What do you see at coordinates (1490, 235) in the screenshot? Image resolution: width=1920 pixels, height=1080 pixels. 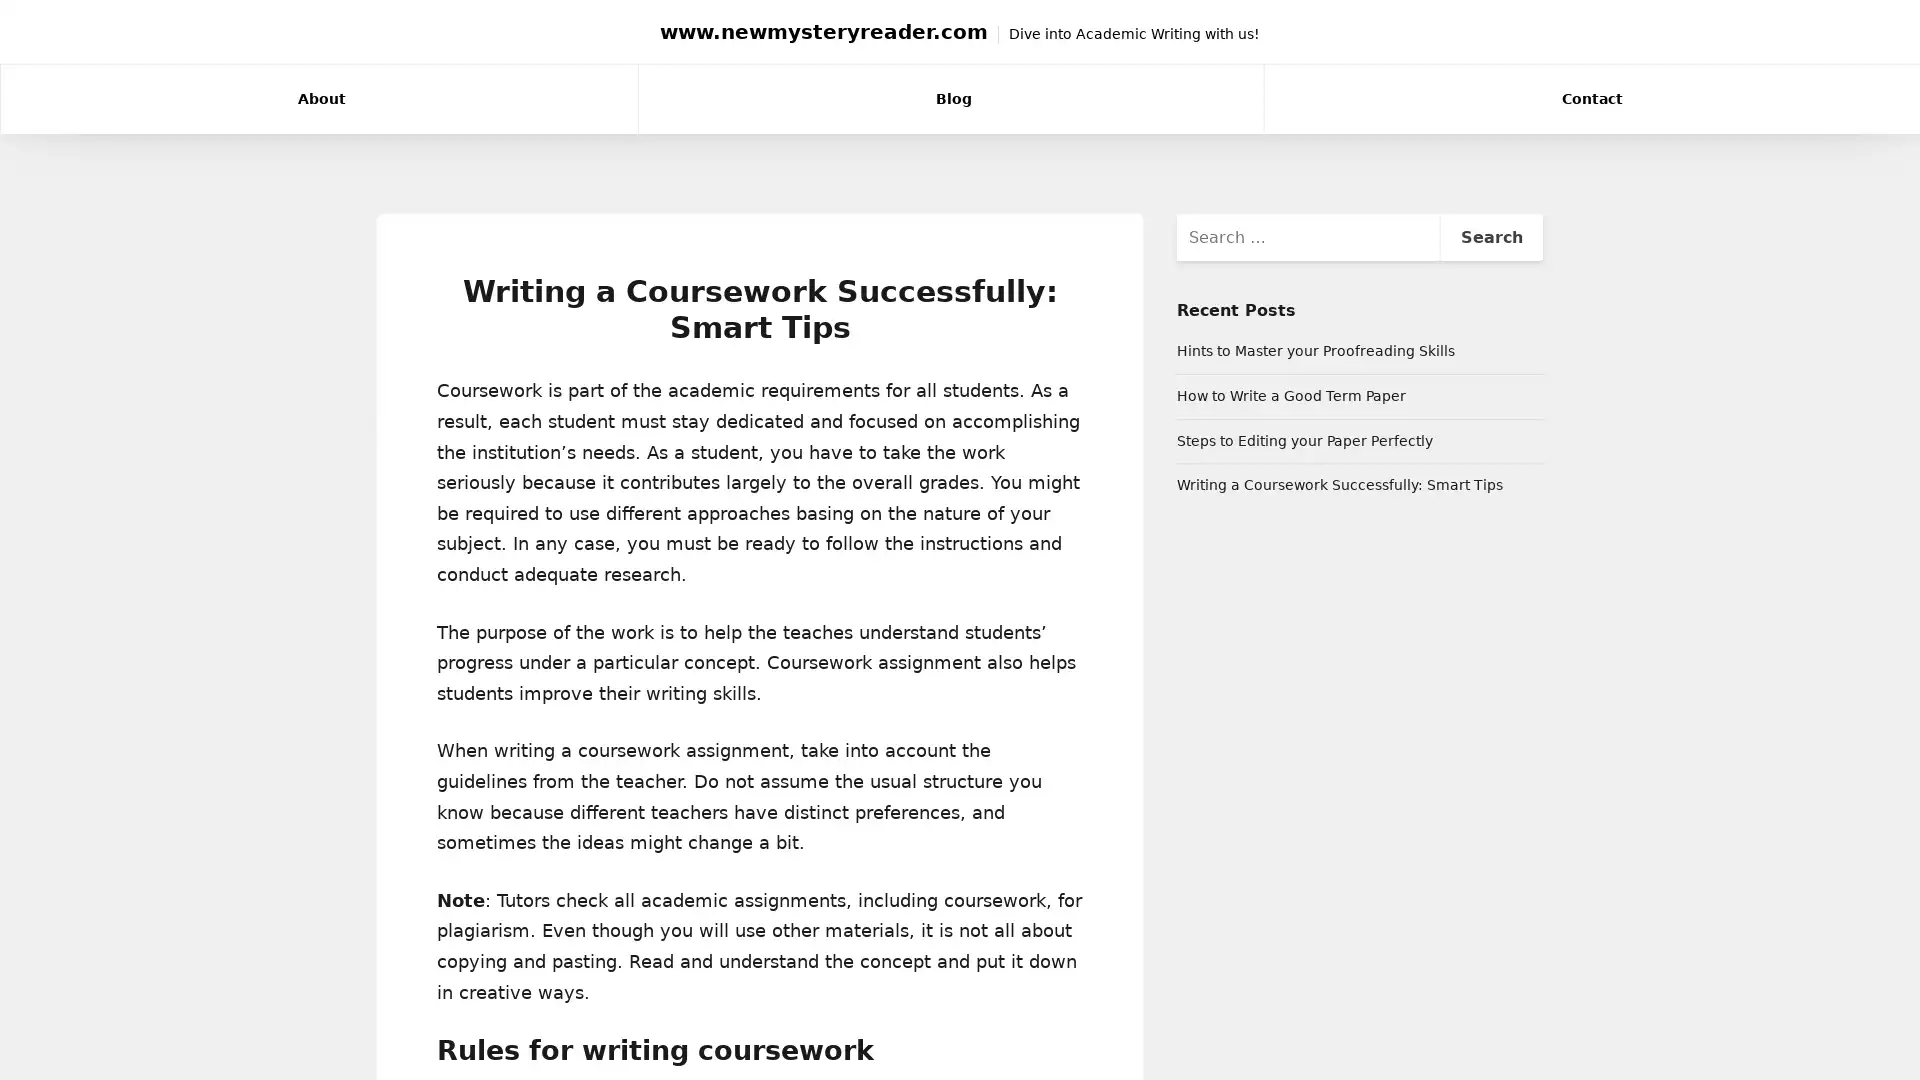 I see `Search` at bounding box center [1490, 235].